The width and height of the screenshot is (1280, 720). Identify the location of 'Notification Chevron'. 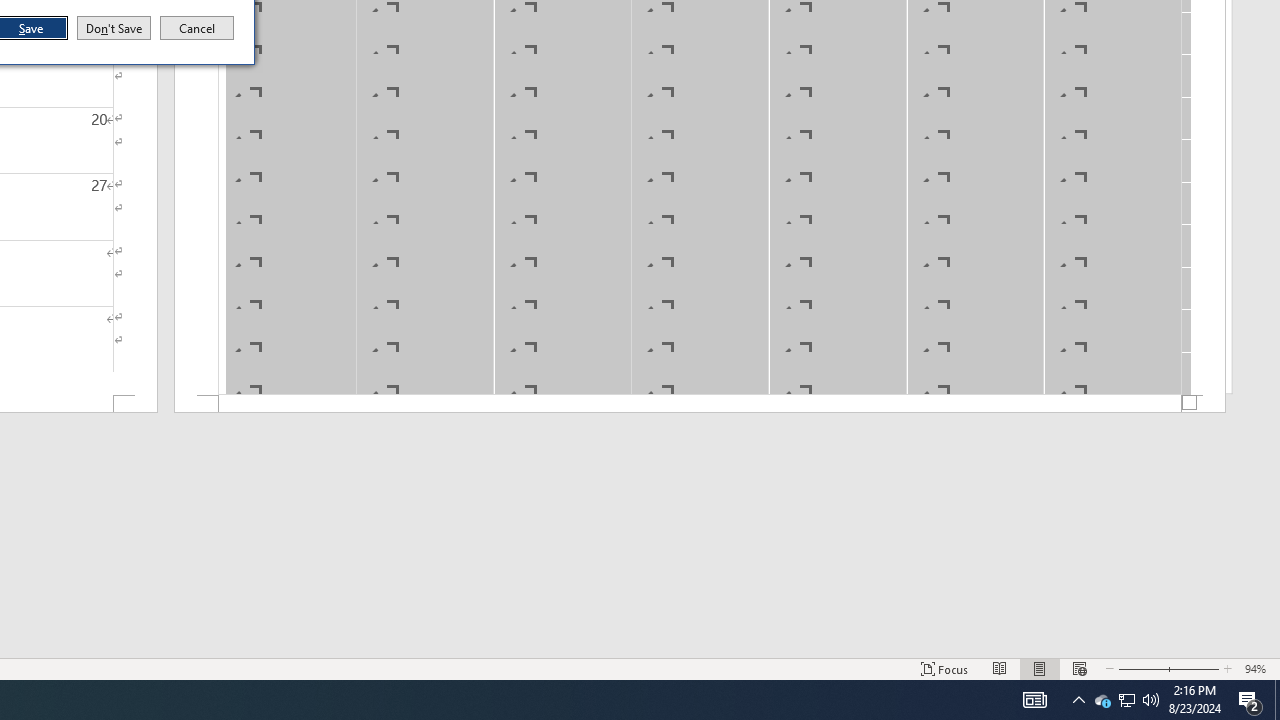
(1078, 698).